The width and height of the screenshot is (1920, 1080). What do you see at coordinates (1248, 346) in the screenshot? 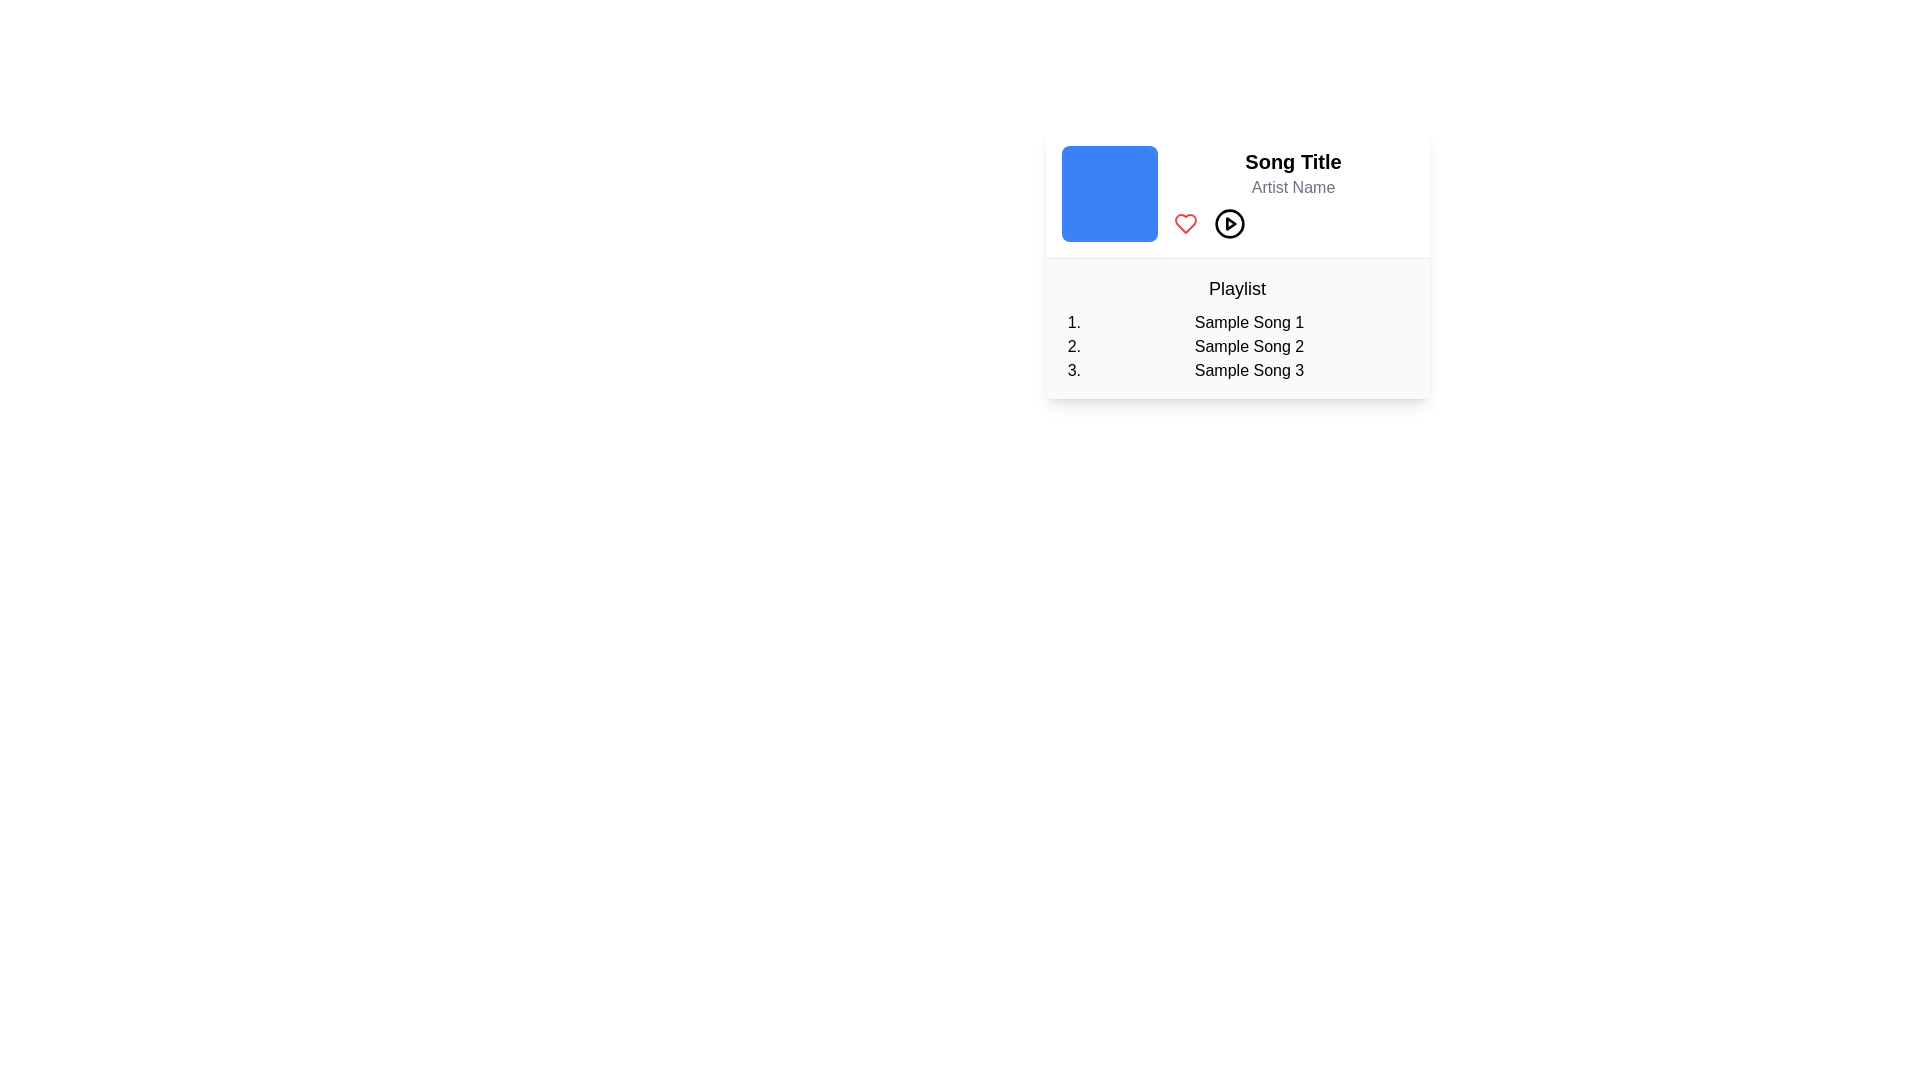
I see `the second item in the playlist, which identifies a specific song between 'Sample Song 1' and 'Sample Song 3', to unveil more options or details` at bounding box center [1248, 346].